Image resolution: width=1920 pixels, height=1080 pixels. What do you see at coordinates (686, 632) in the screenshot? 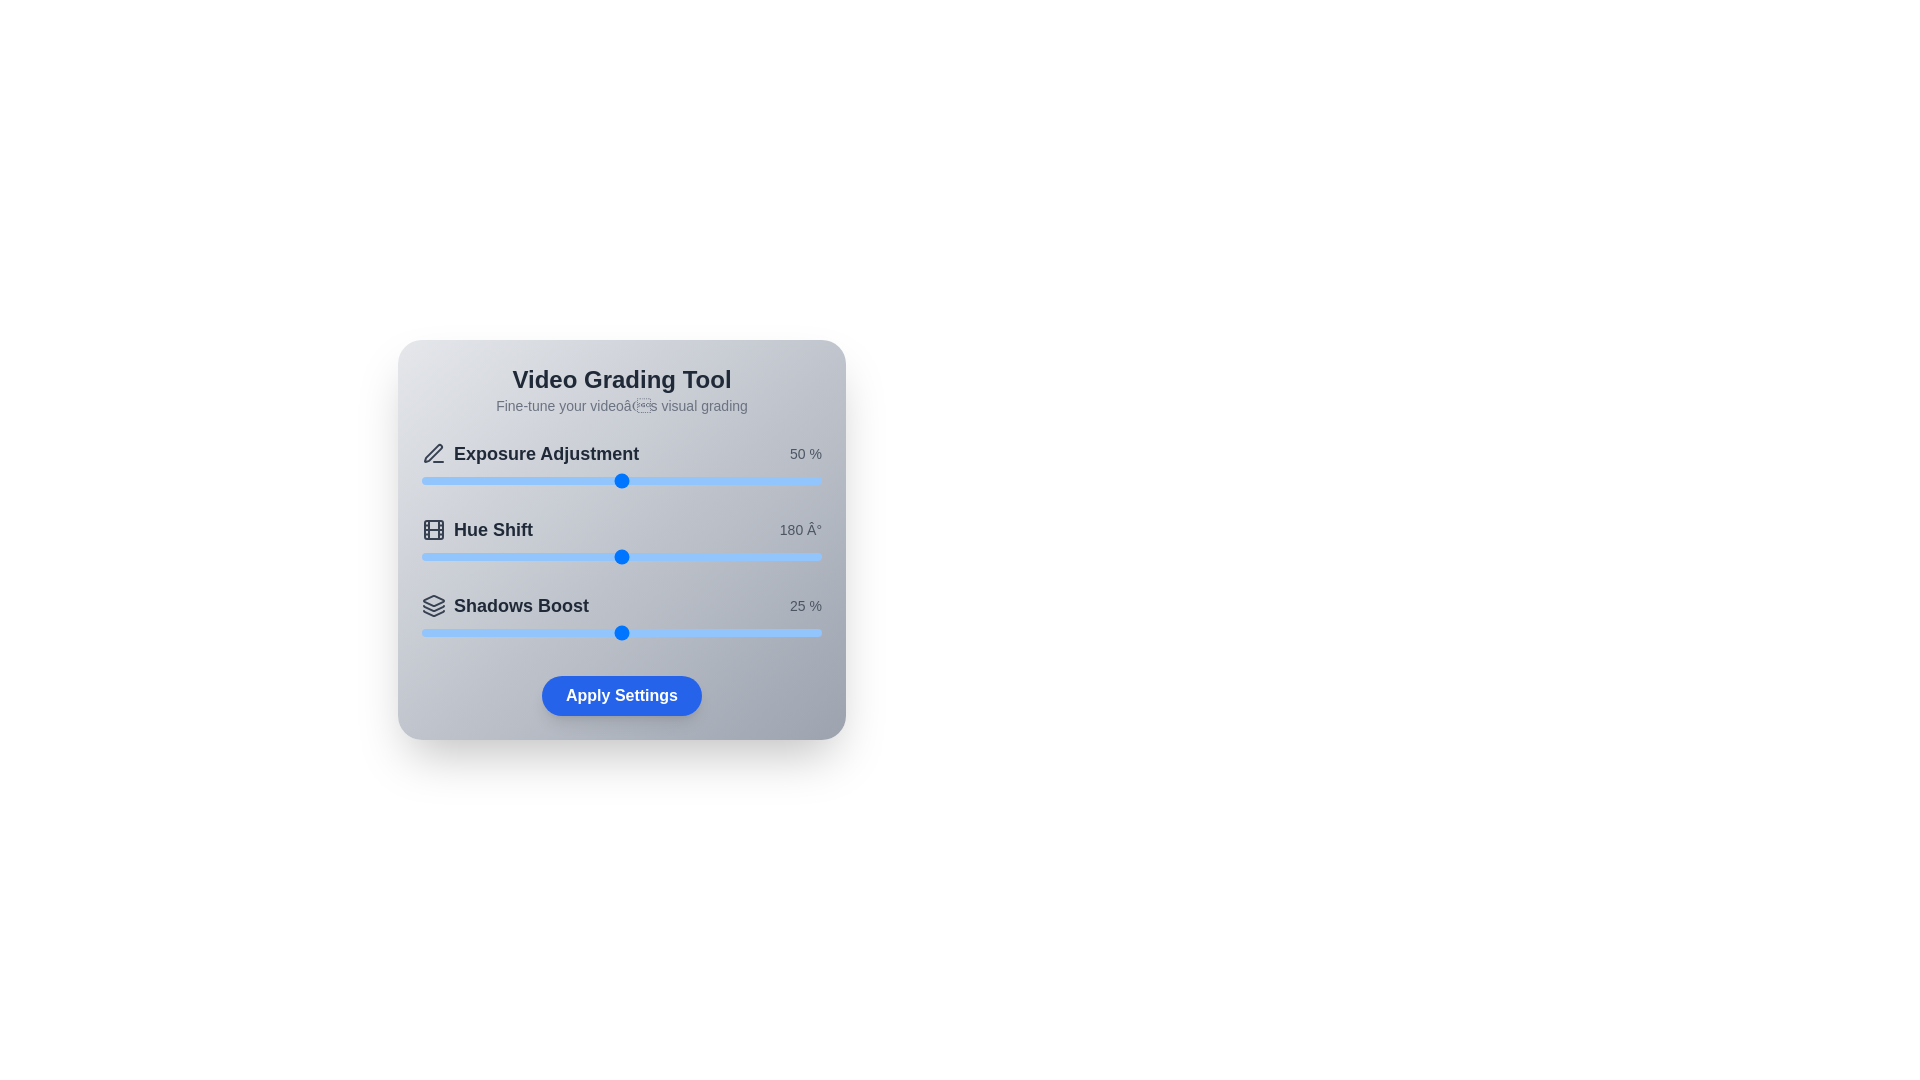
I see `the 'Shadows Boost' slider` at bounding box center [686, 632].